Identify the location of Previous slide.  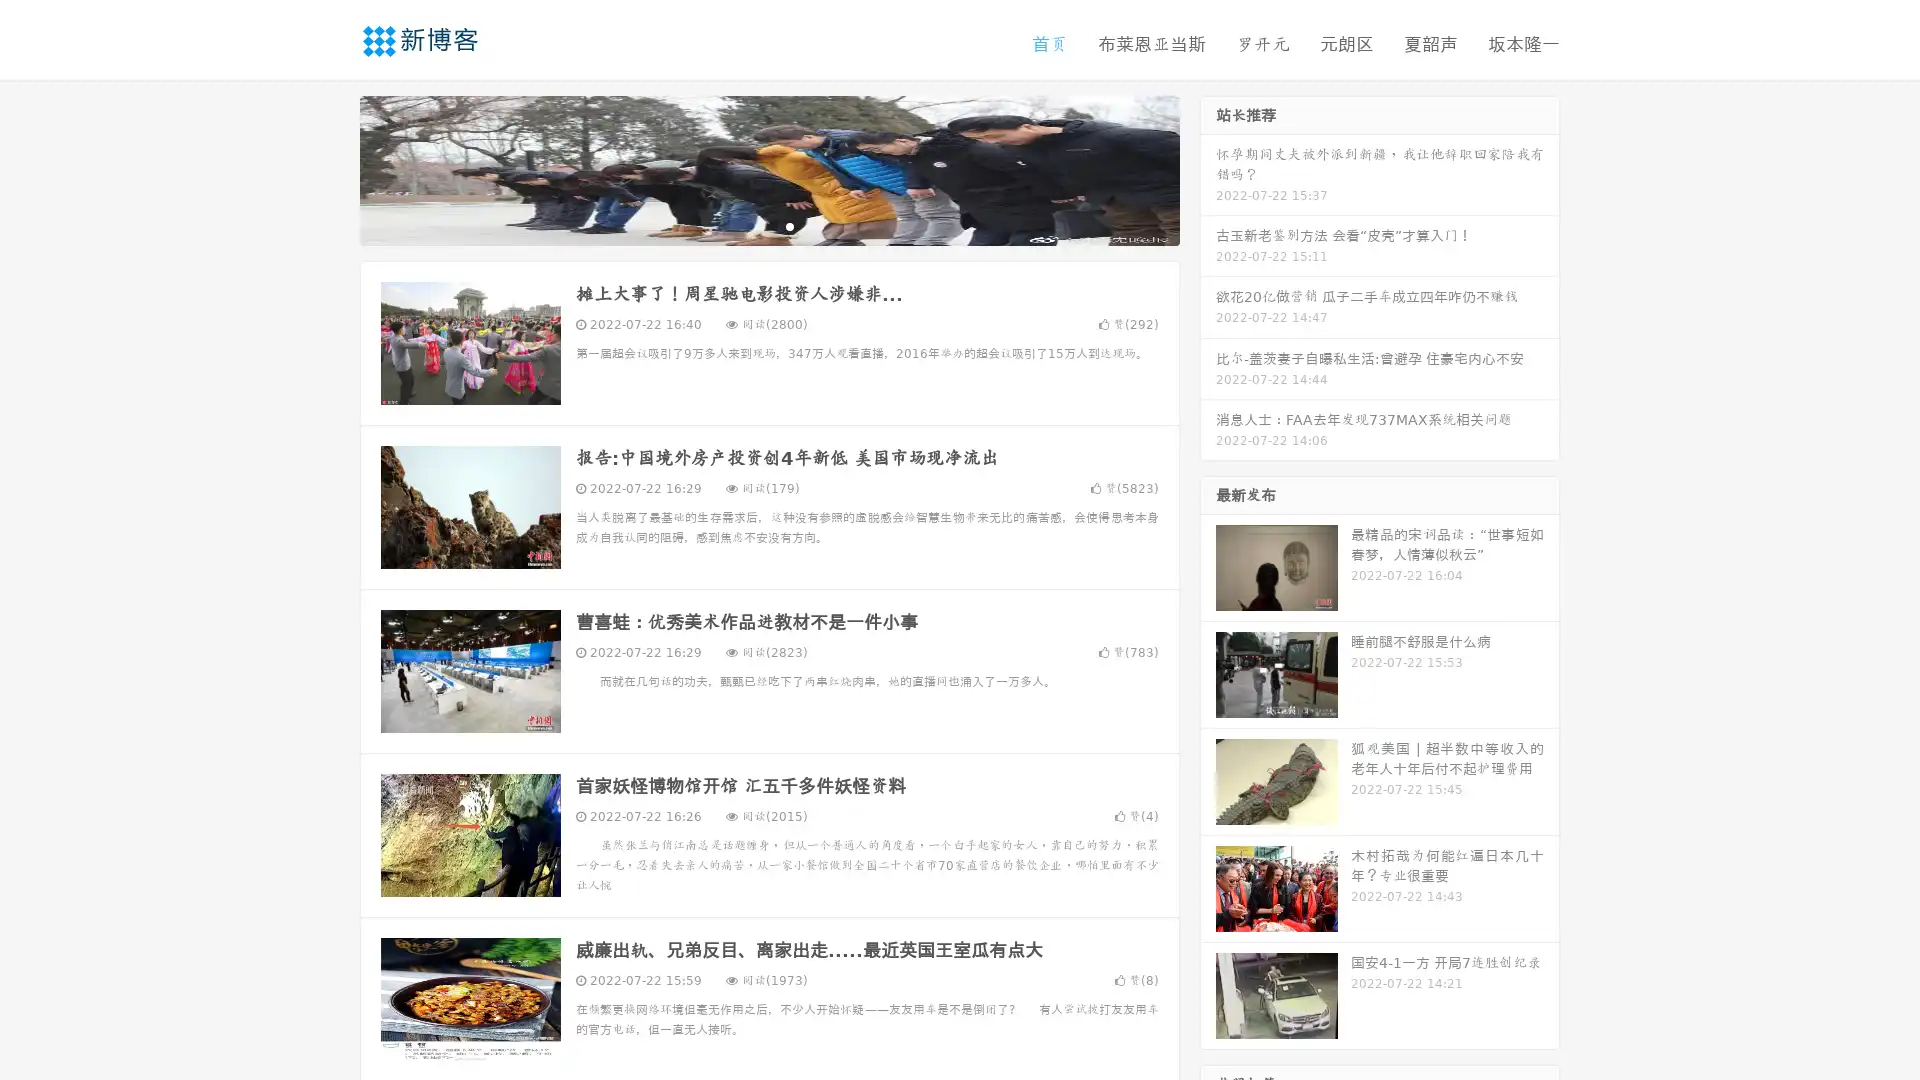
(330, 168).